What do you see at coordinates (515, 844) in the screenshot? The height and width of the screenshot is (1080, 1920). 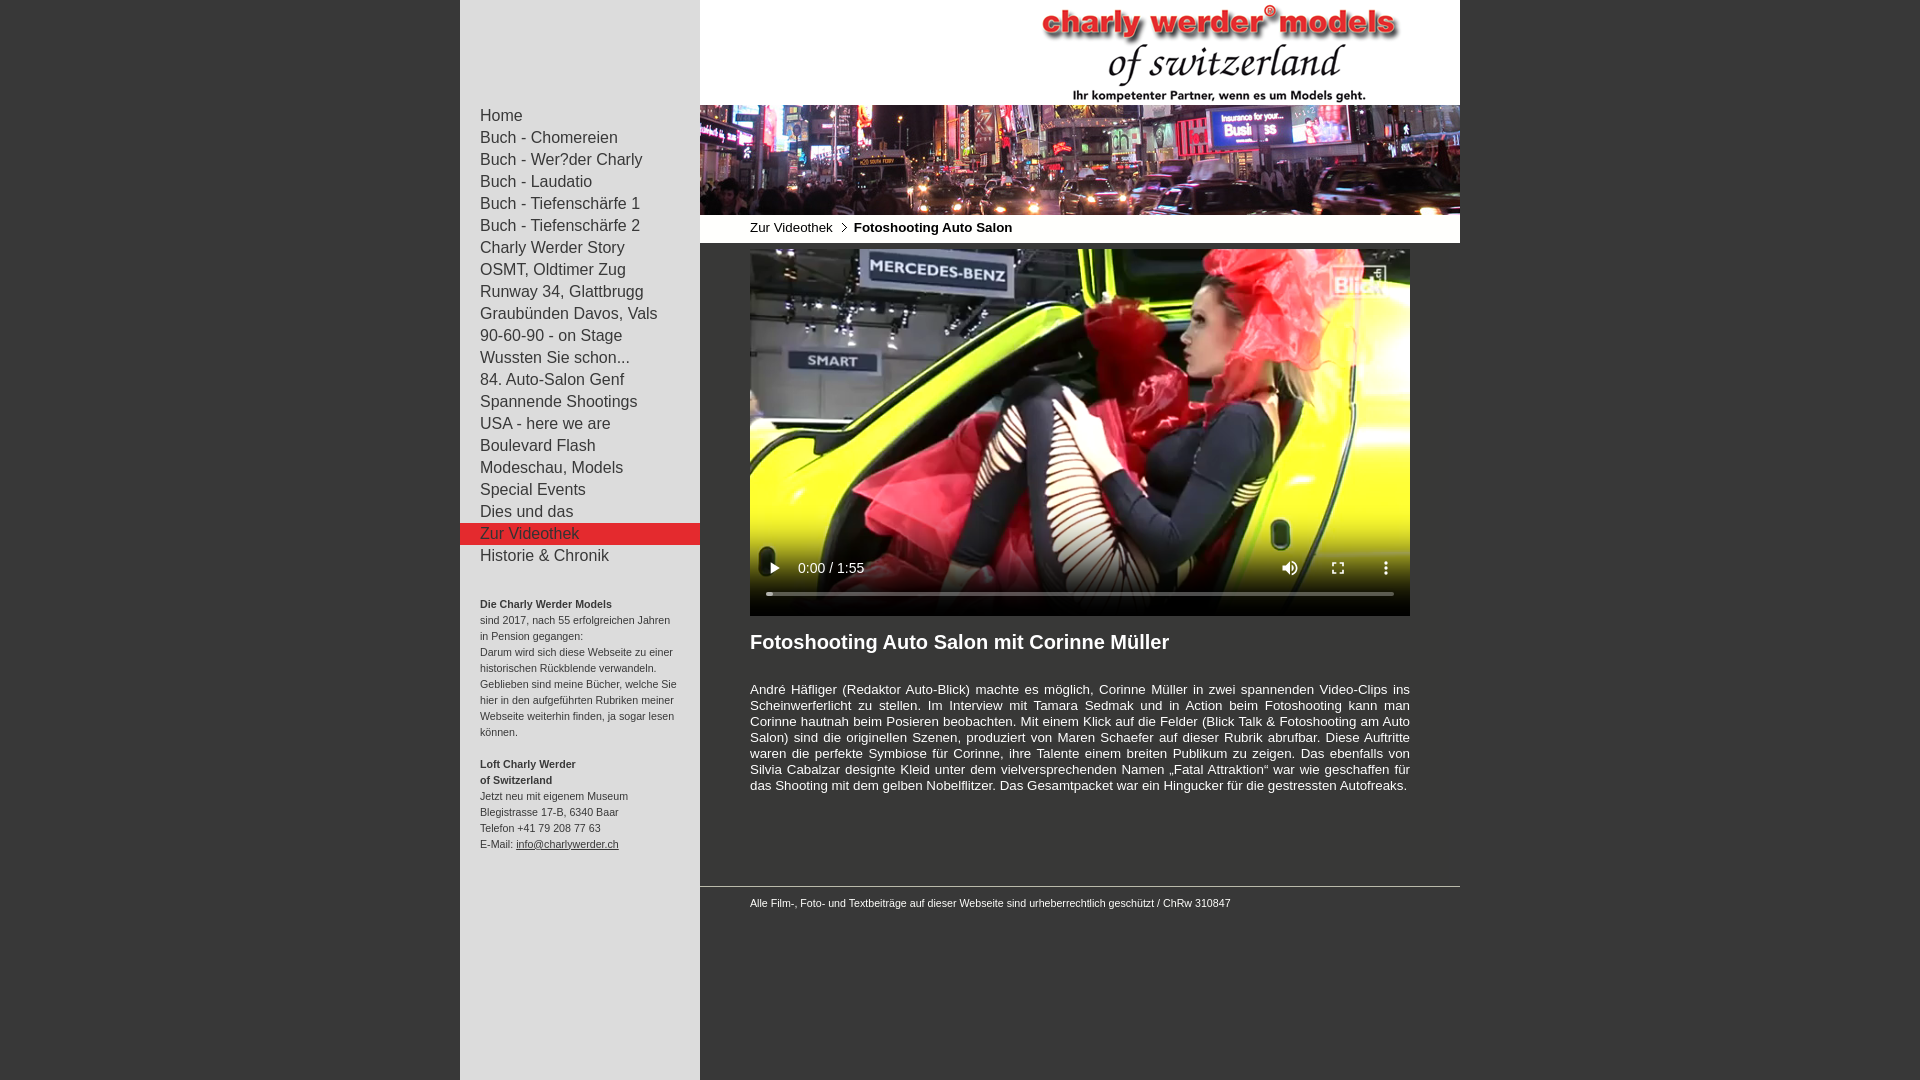 I see `'info@charlywerder.ch'` at bounding box center [515, 844].